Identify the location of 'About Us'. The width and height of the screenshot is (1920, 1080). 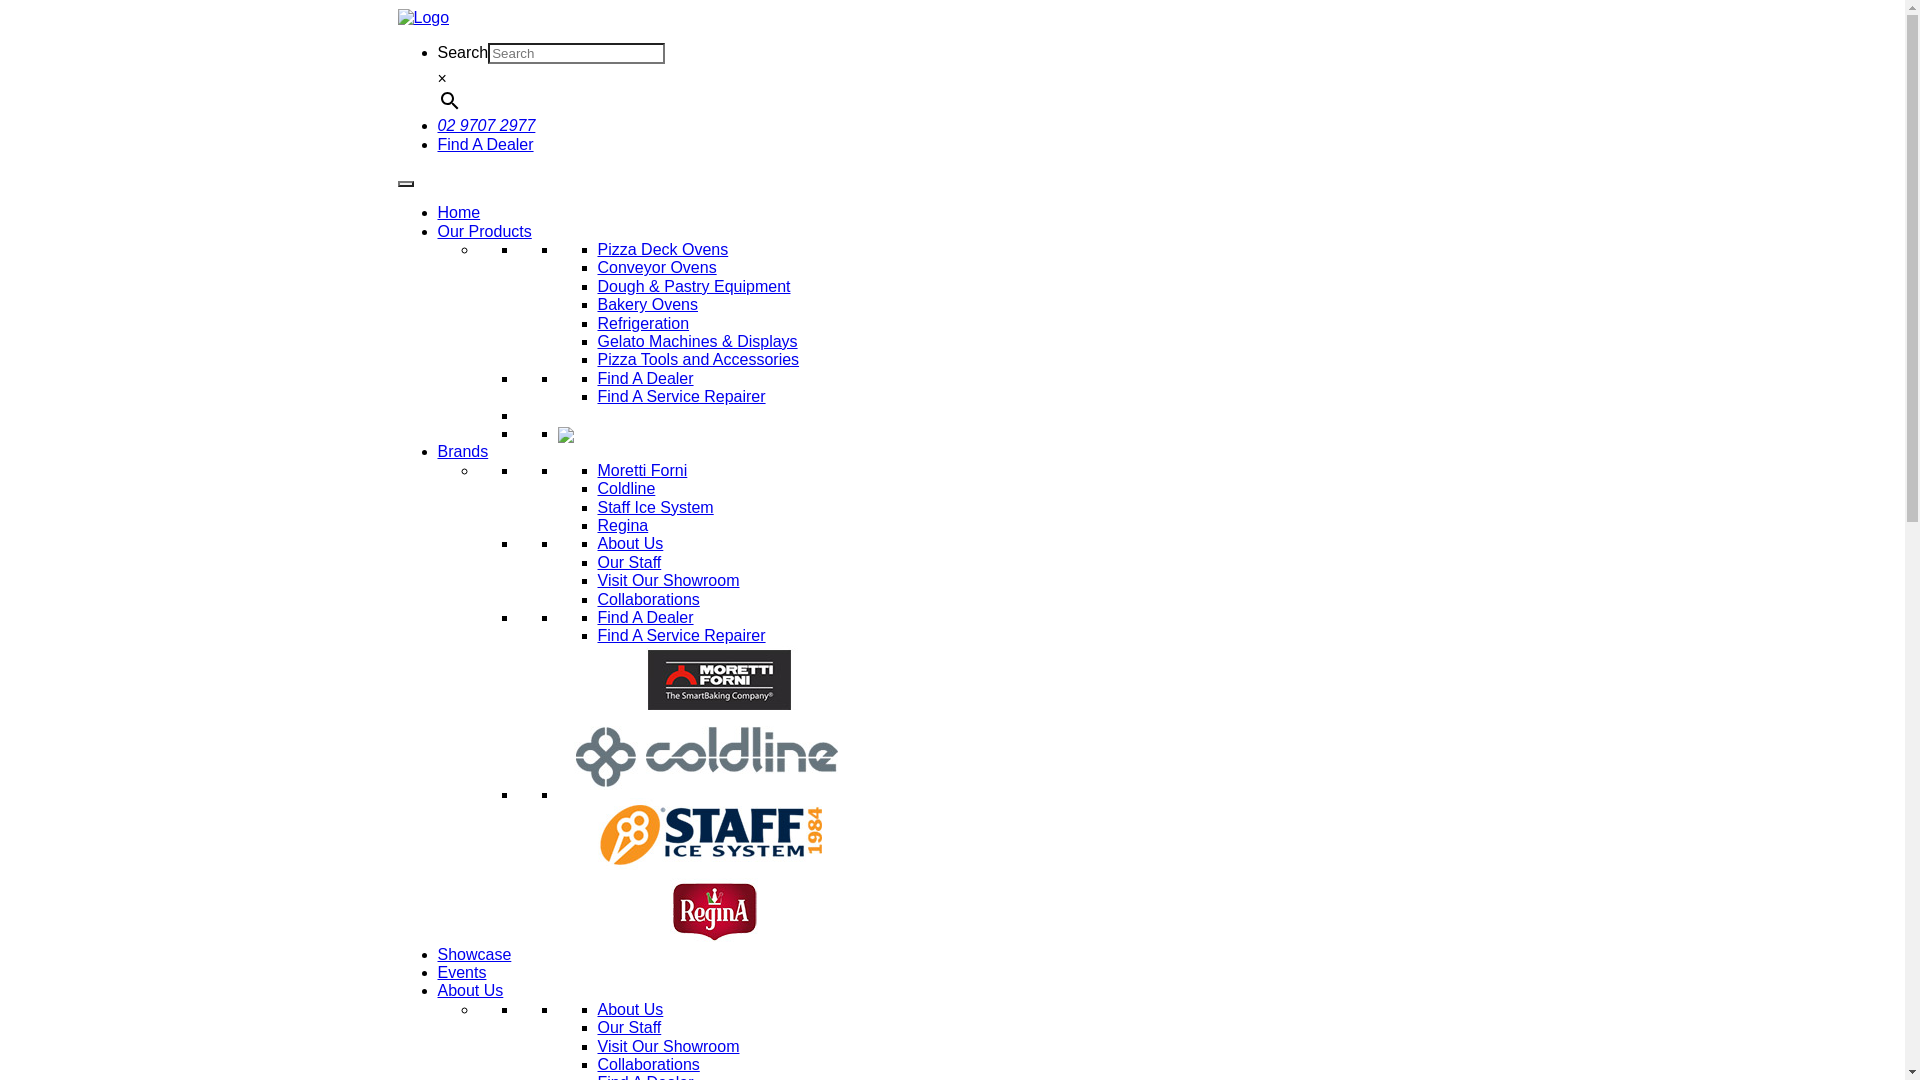
(629, 543).